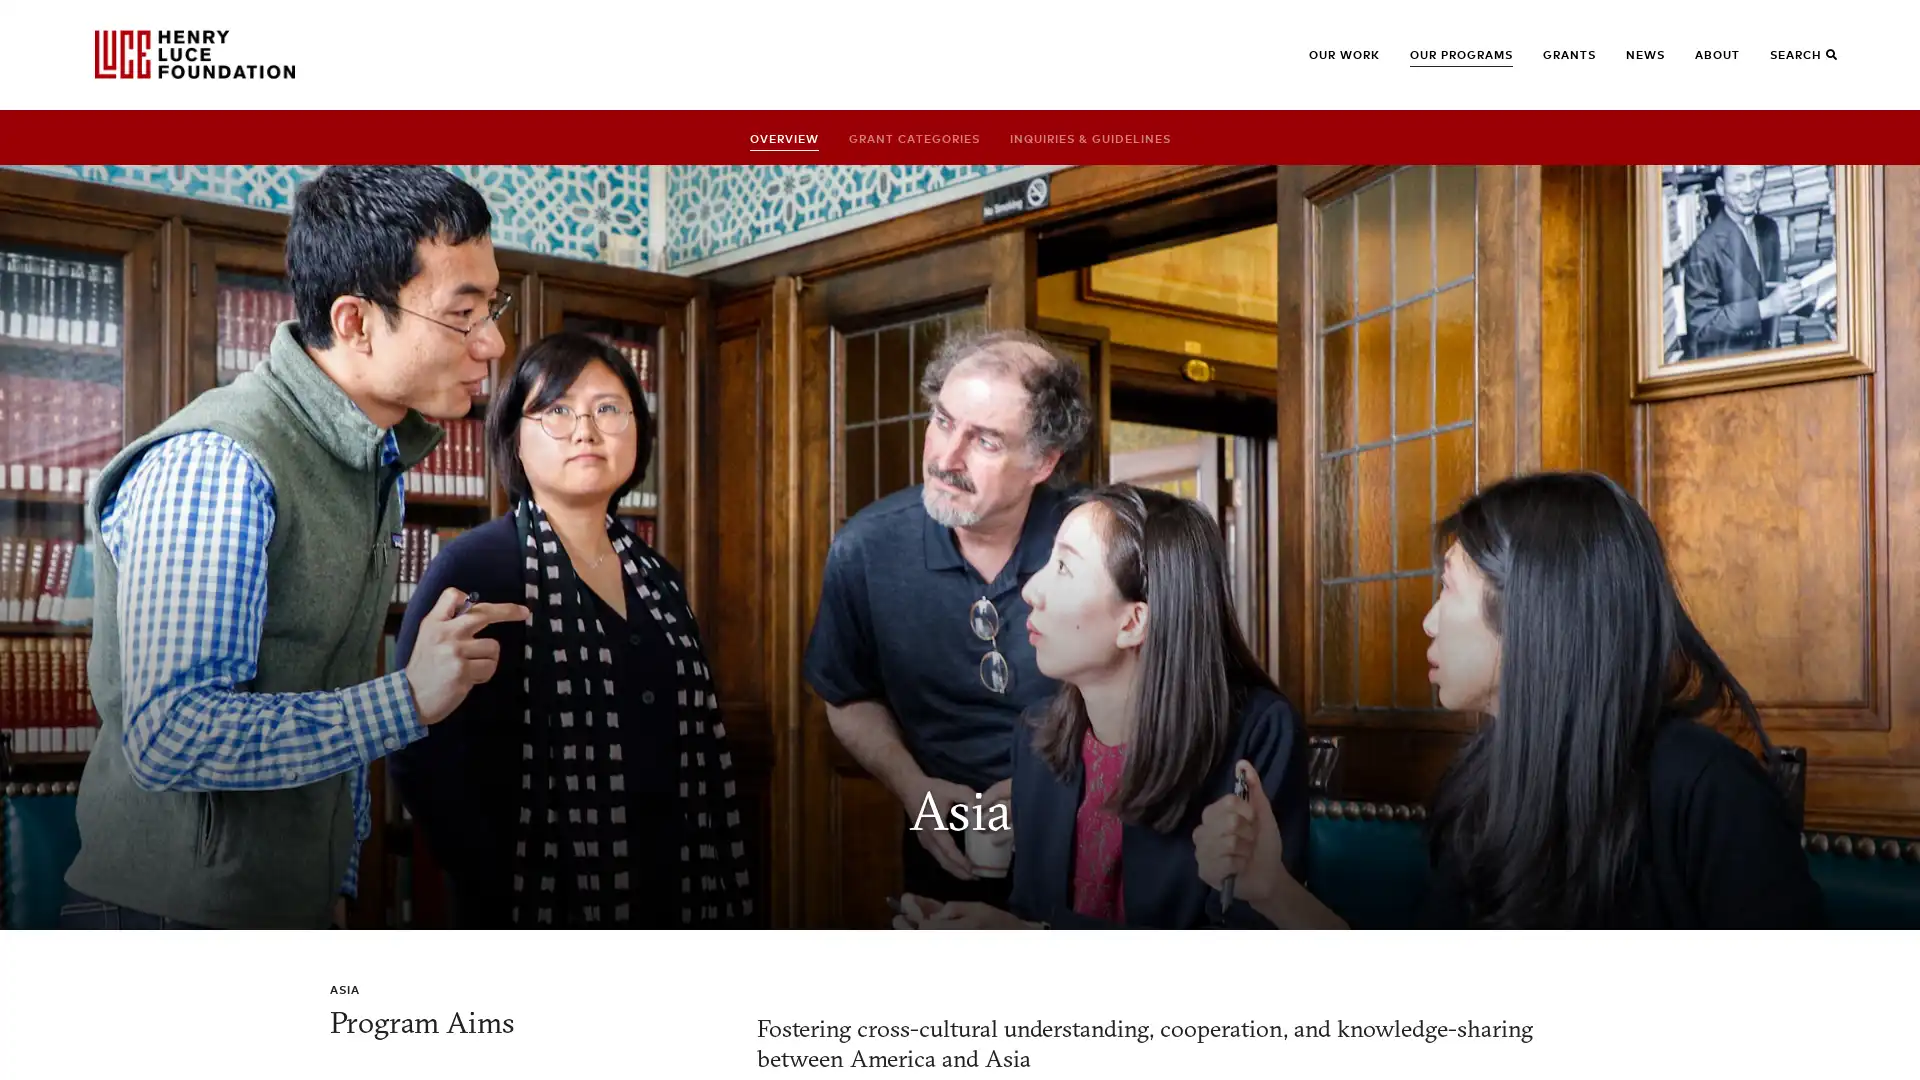 This screenshot has width=1920, height=1080. What do you see at coordinates (1441, 63) in the screenshot?
I see `SHOW SUBMENU FOR OUR PROGRAMS` at bounding box center [1441, 63].